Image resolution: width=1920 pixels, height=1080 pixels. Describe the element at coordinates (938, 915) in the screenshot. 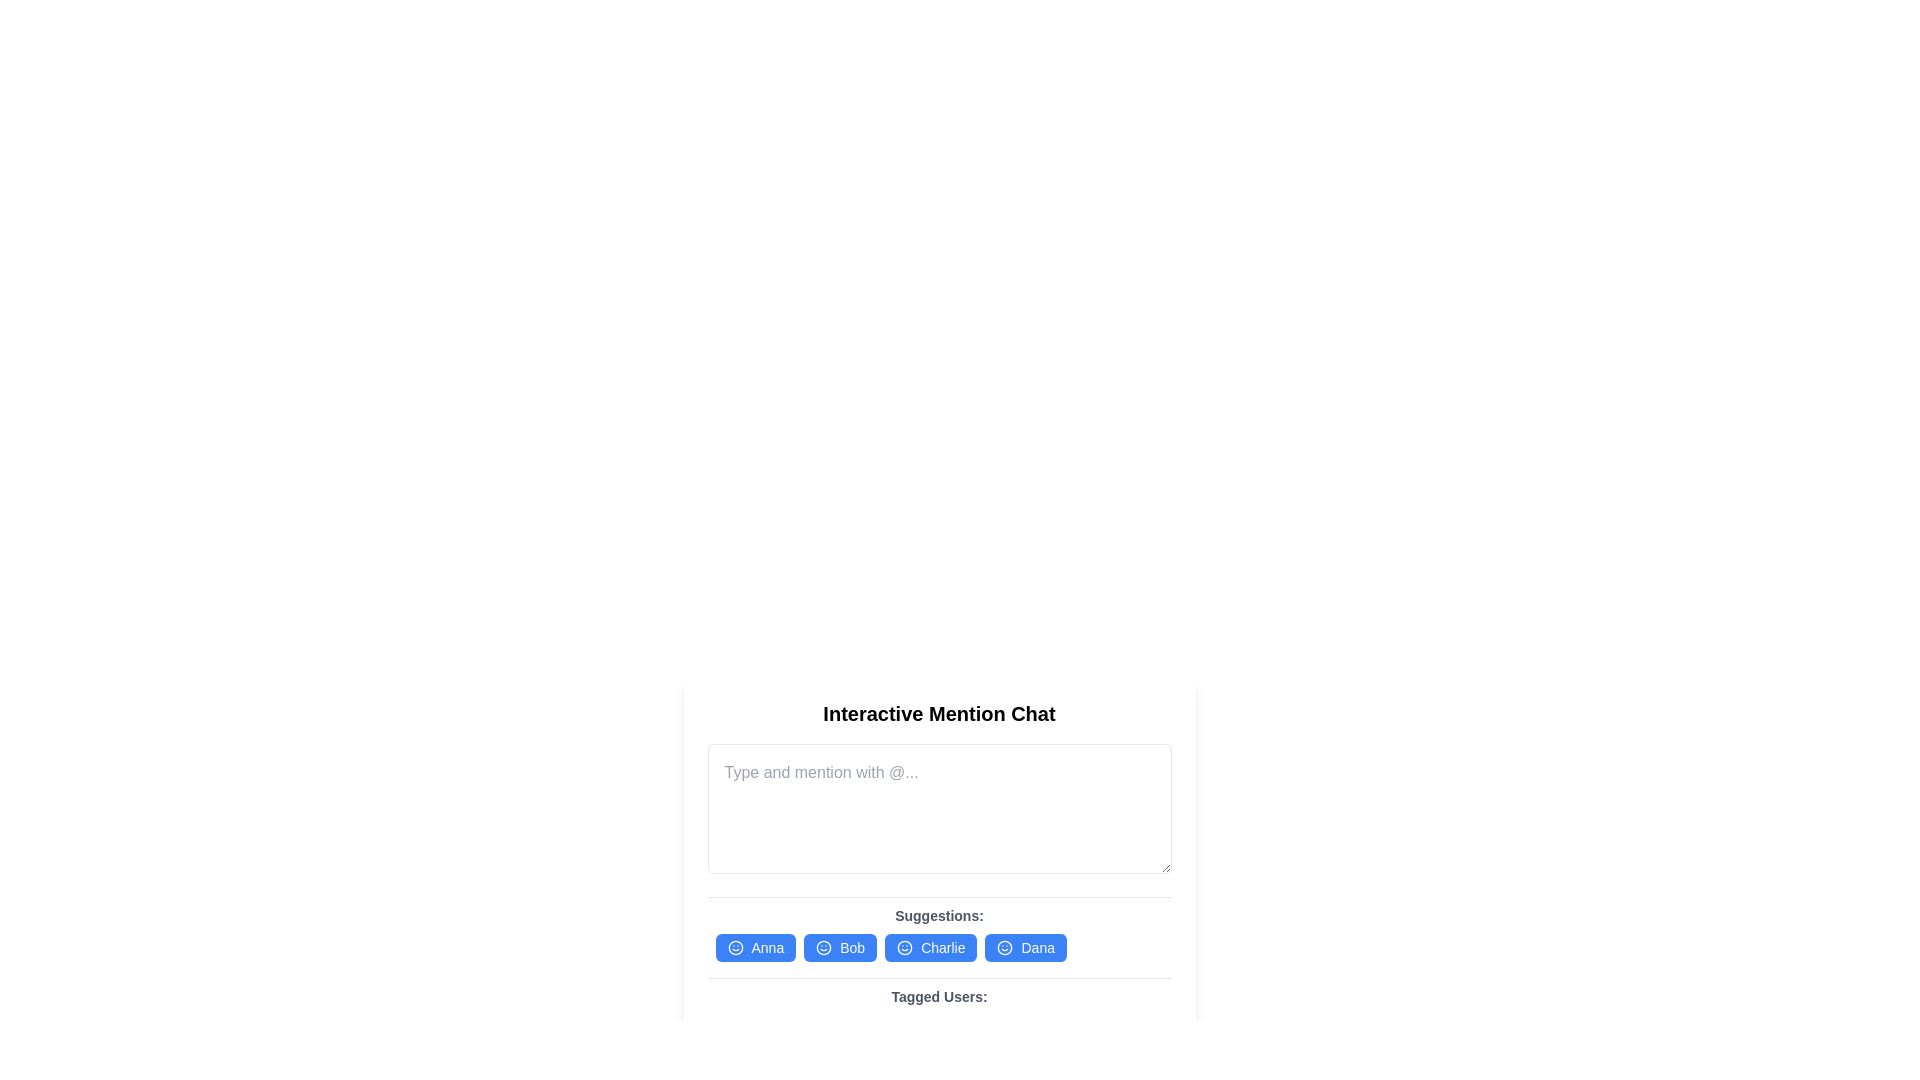

I see `the text label displaying 'Suggestions:' which is styled in bold gray font and positioned above the suggestion buttons` at that location.